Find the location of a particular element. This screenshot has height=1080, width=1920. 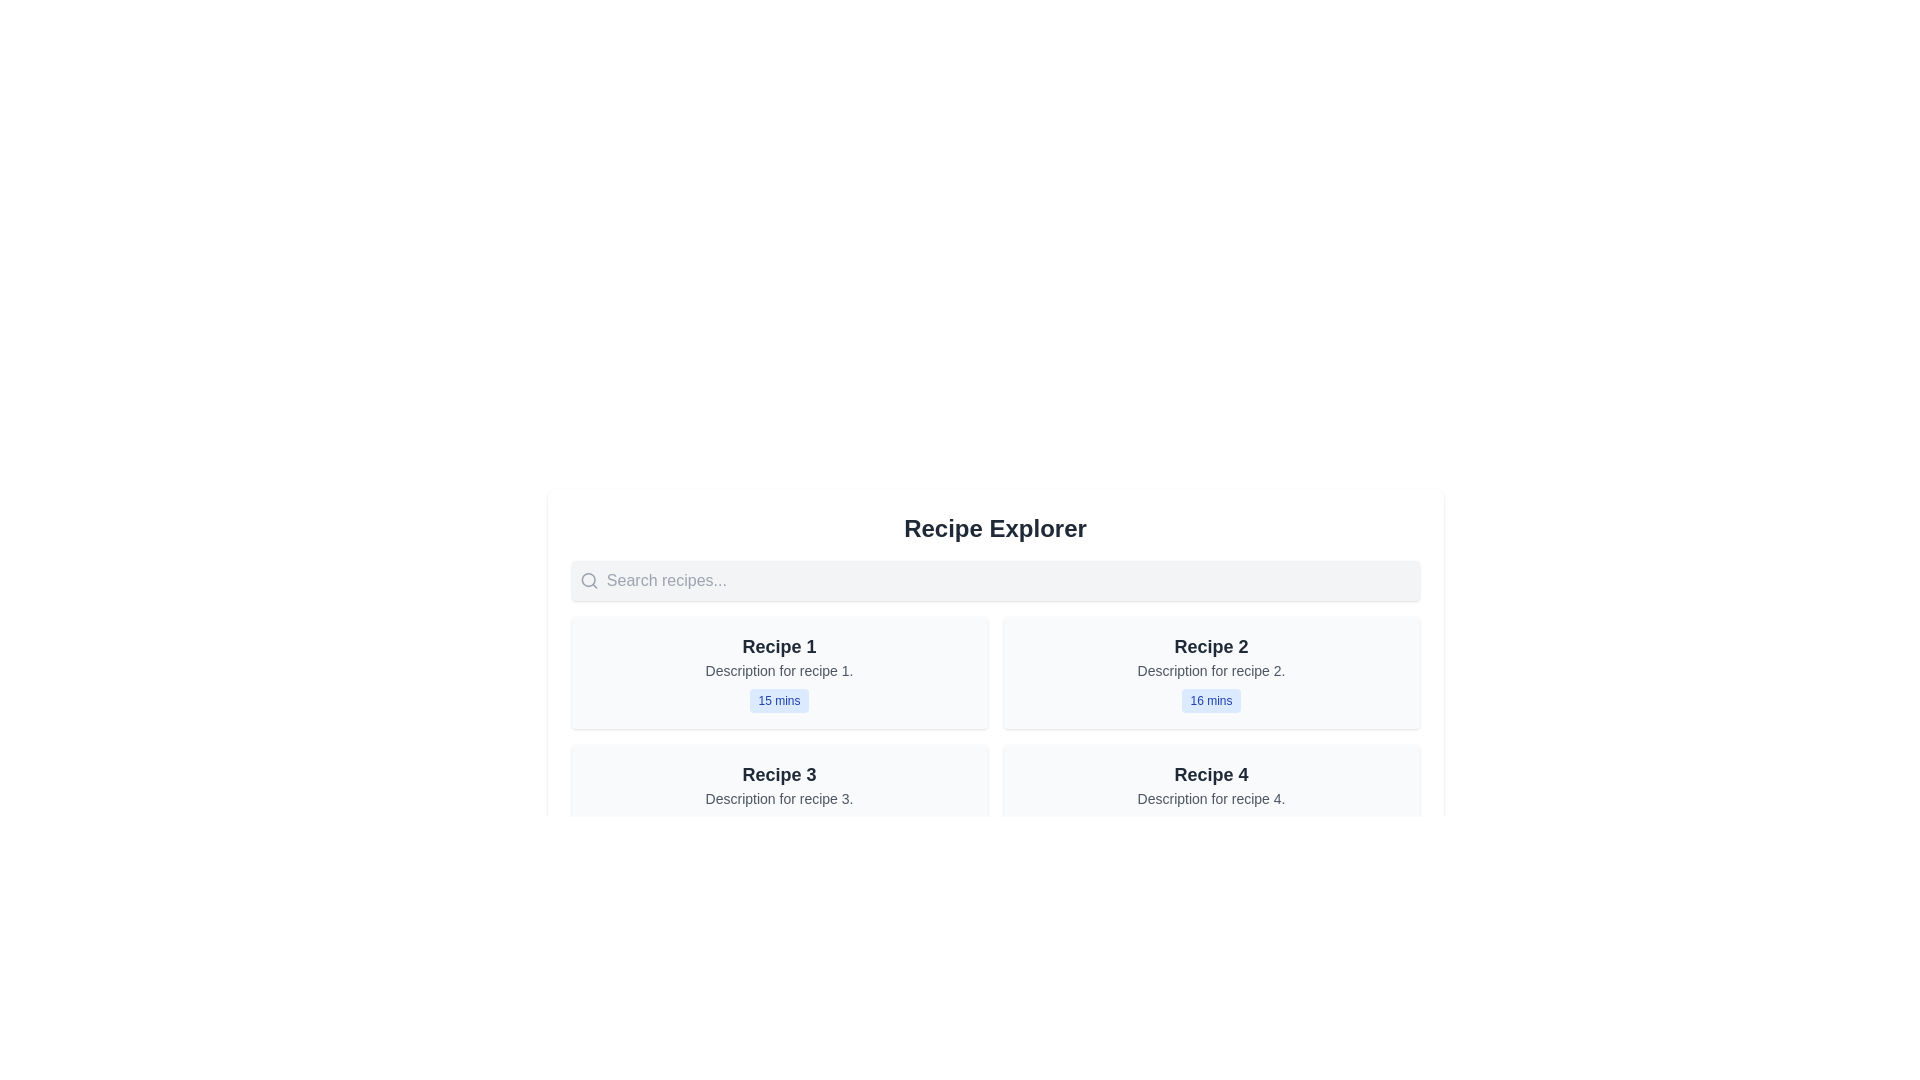

the descriptive text providing additional information about 'Recipe 3', which is located below the title 'Recipe 3' and above the duration '17 mins' is located at coordinates (778, 797).